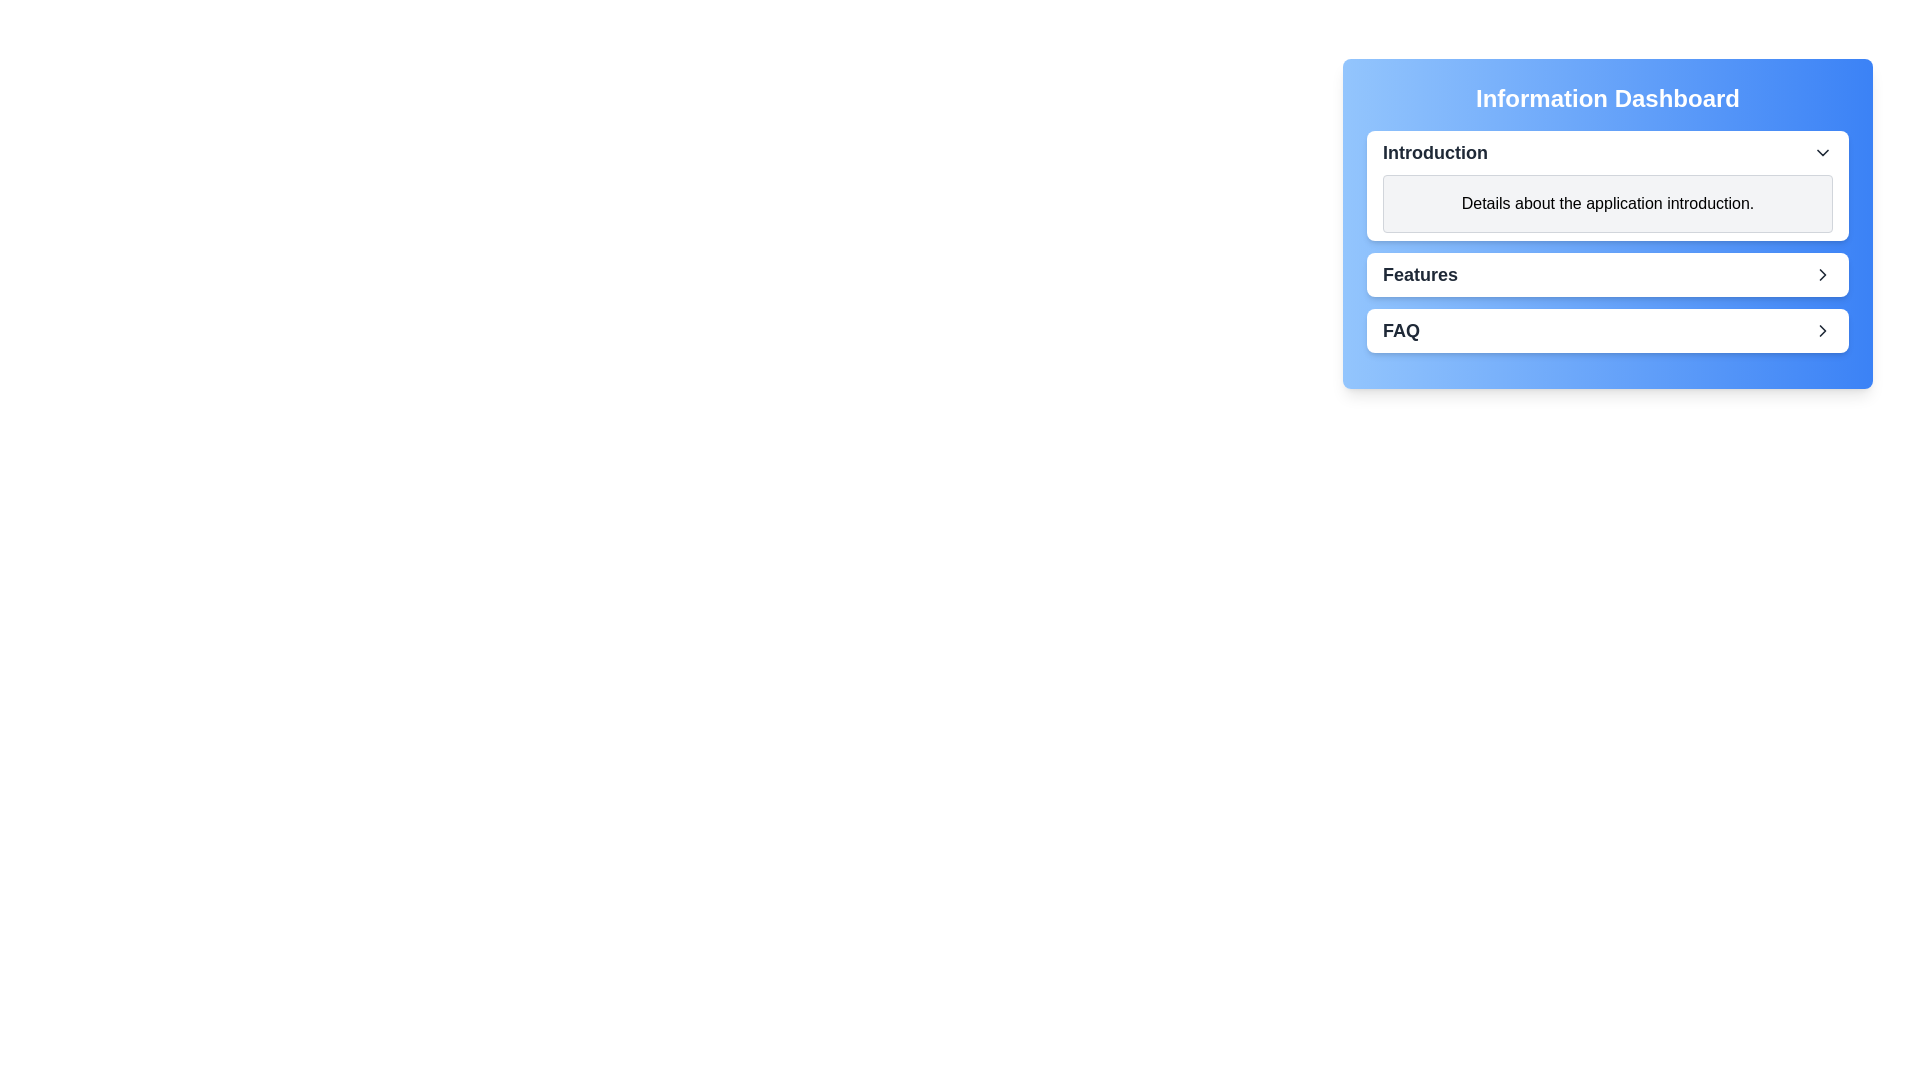 The height and width of the screenshot is (1080, 1920). Describe the element at coordinates (1608, 330) in the screenshot. I see `the last interactive list item` at that location.